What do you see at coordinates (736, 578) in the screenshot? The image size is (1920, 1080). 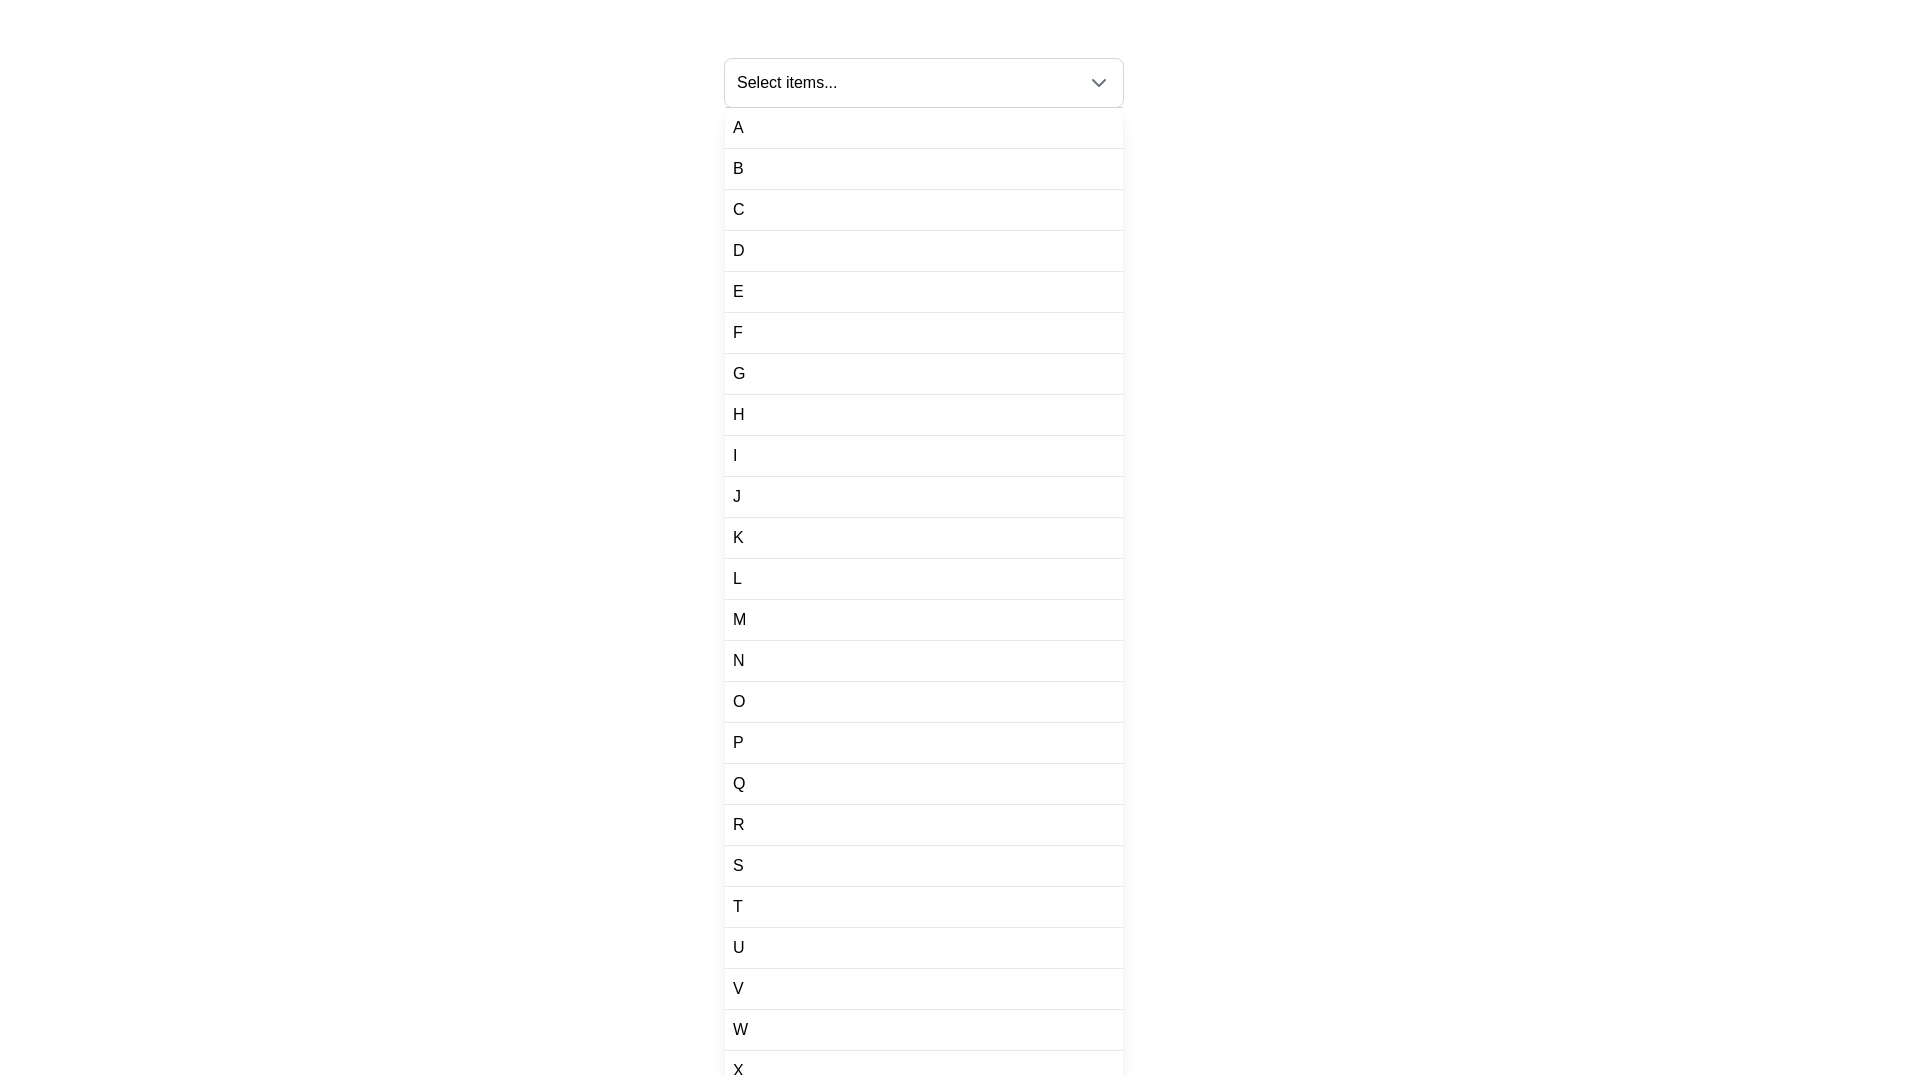 I see `the text label displaying the single character 'L', which is part of a vertical list interface between 'K' and 'M'` at bounding box center [736, 578].